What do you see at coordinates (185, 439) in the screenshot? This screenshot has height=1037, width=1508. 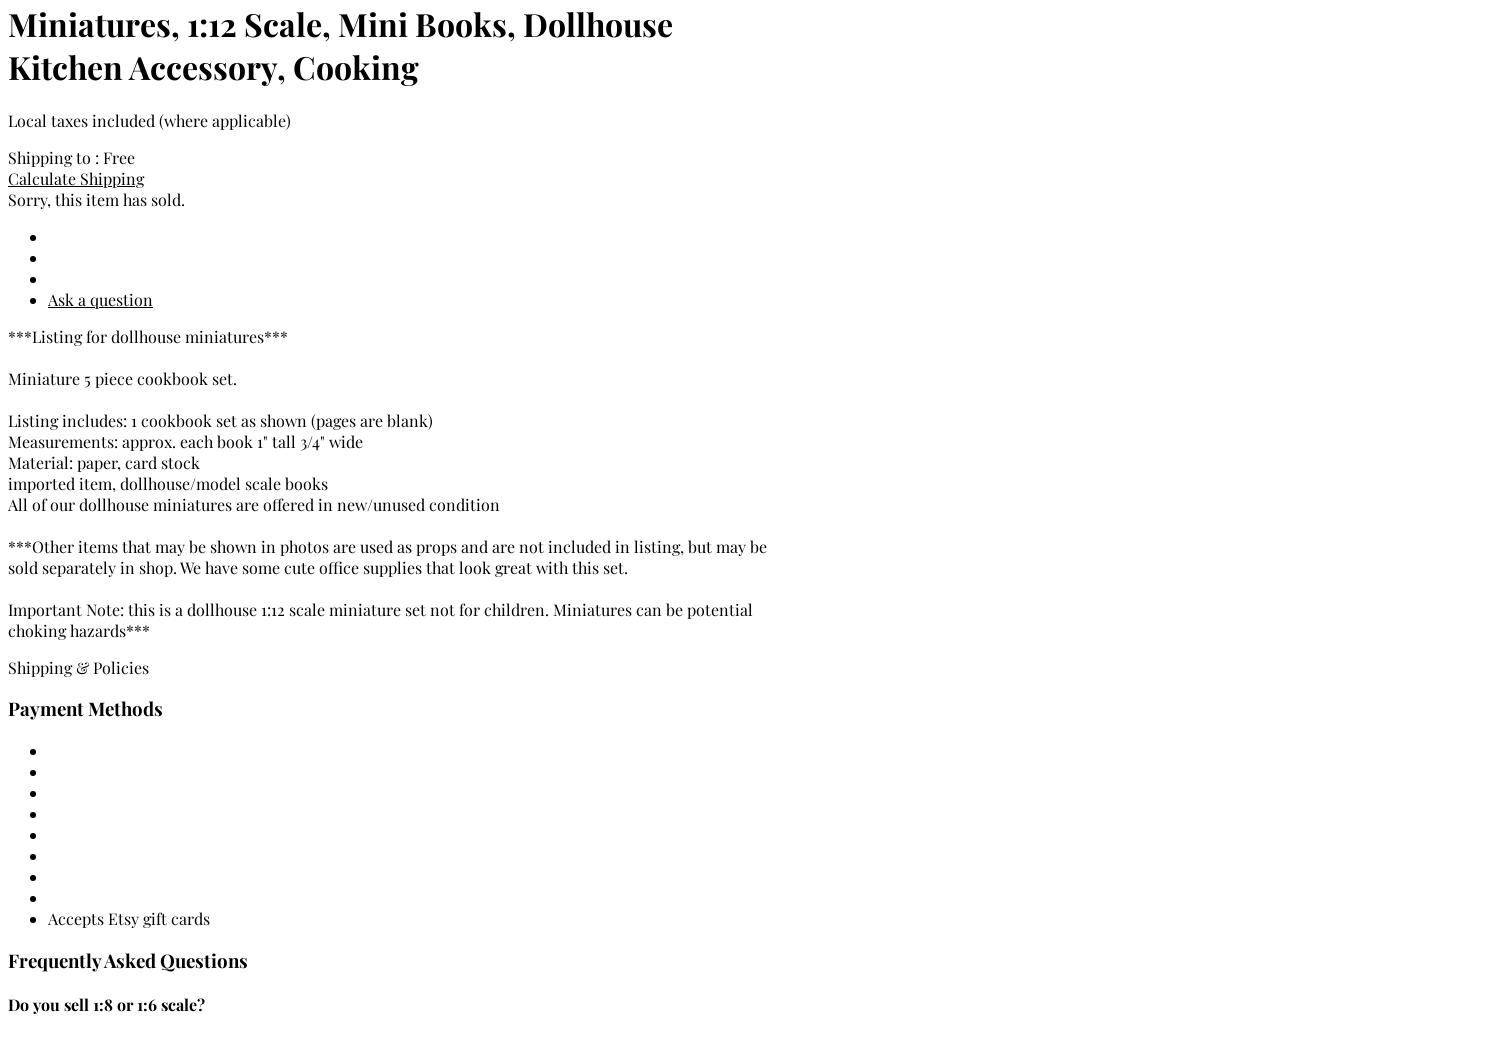 I see `'Measurements: approx. each book 1" tall 3/4" wide'` at bounding box center [185, 439].